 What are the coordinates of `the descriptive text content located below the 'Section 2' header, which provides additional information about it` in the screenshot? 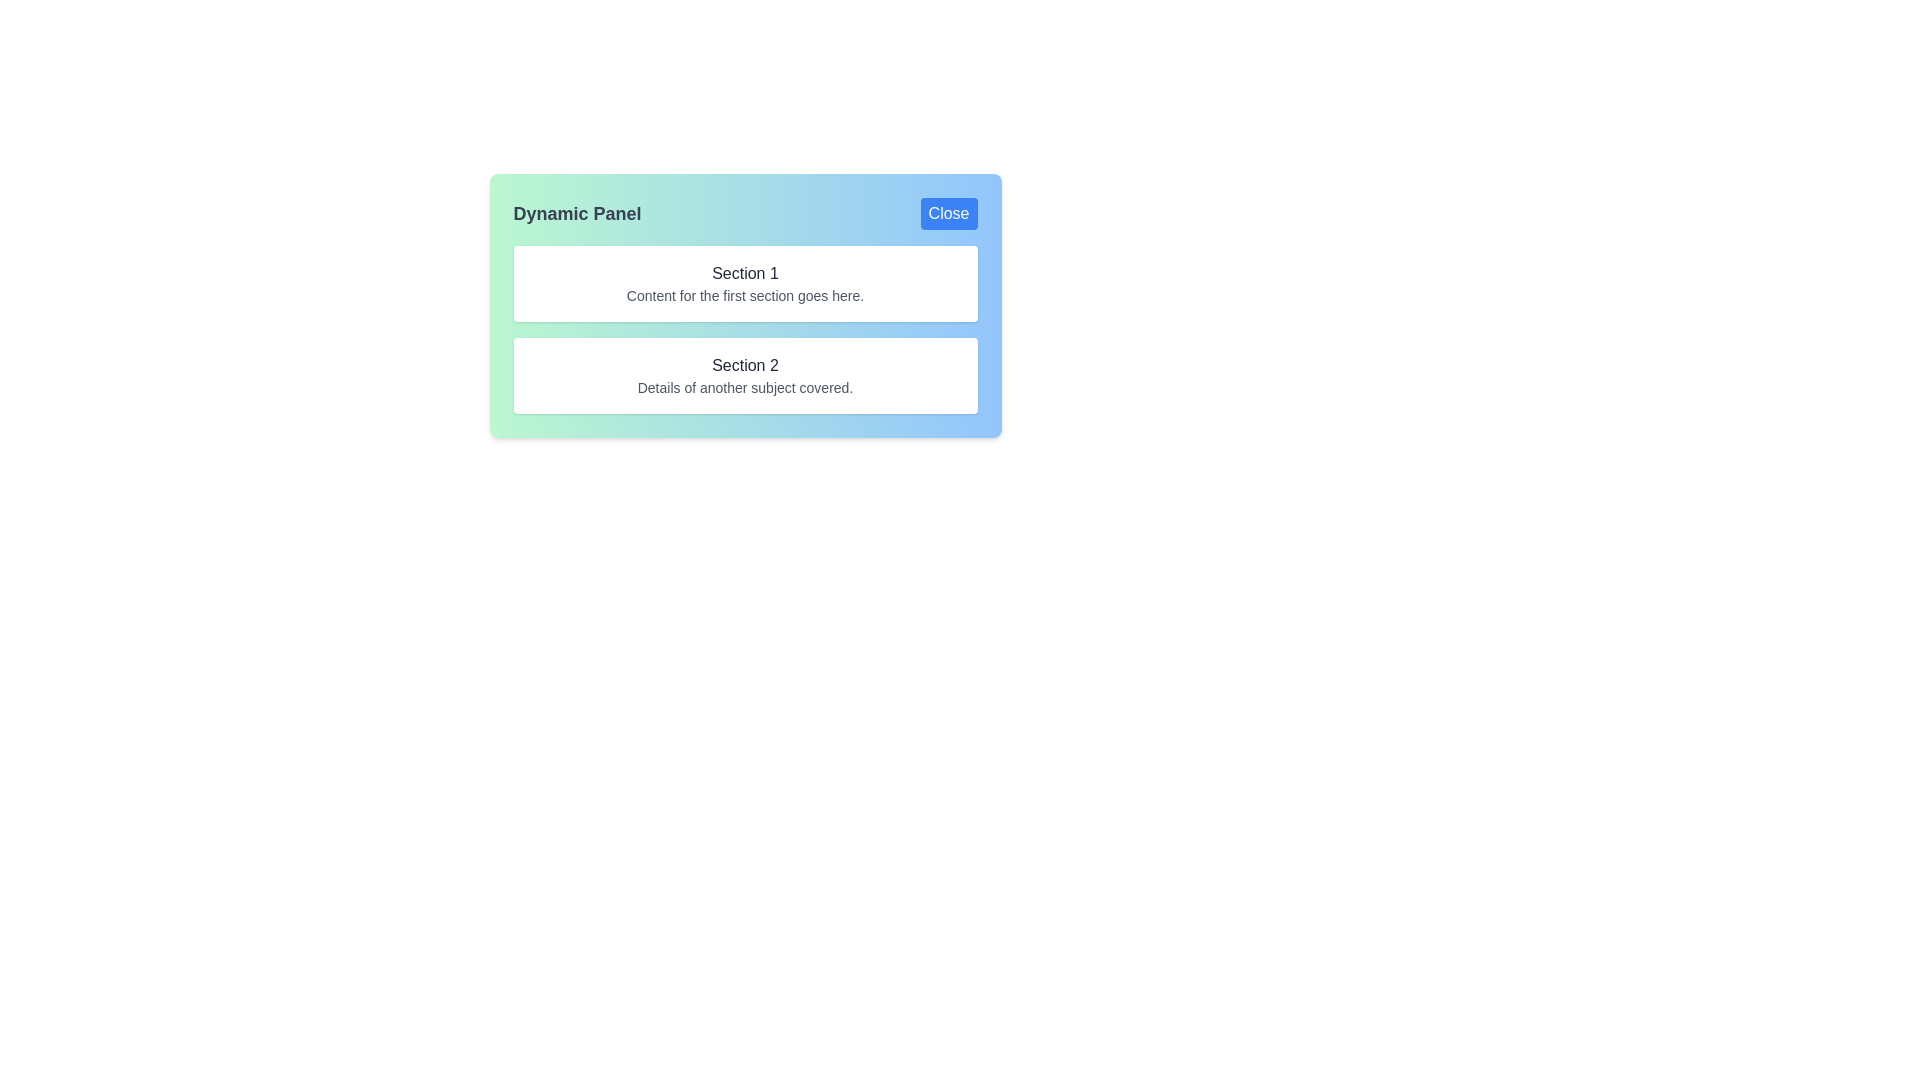 It's located at (744, 388).